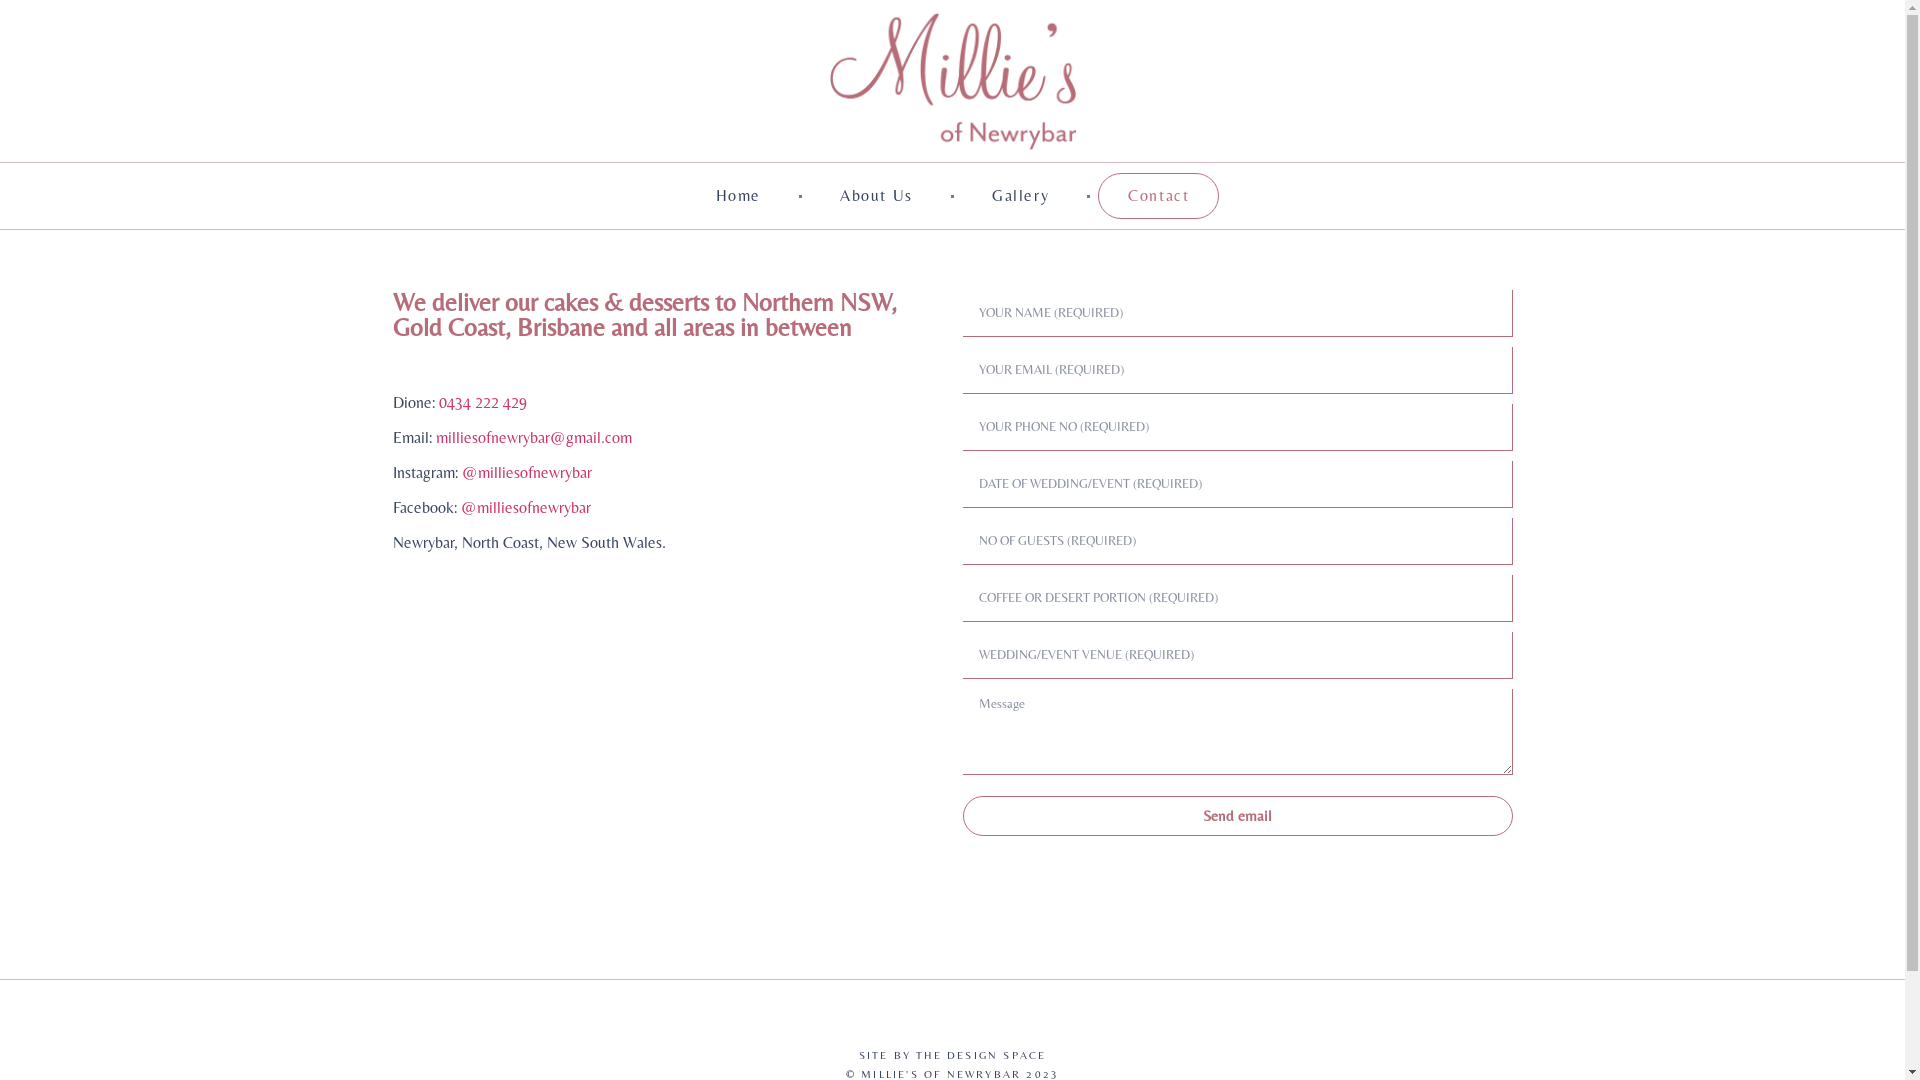 This screenshot has height=1080, width=1920. Describe the element at coordinates (1236, 816) in the screenshot. I see `'Send email'` at that location.